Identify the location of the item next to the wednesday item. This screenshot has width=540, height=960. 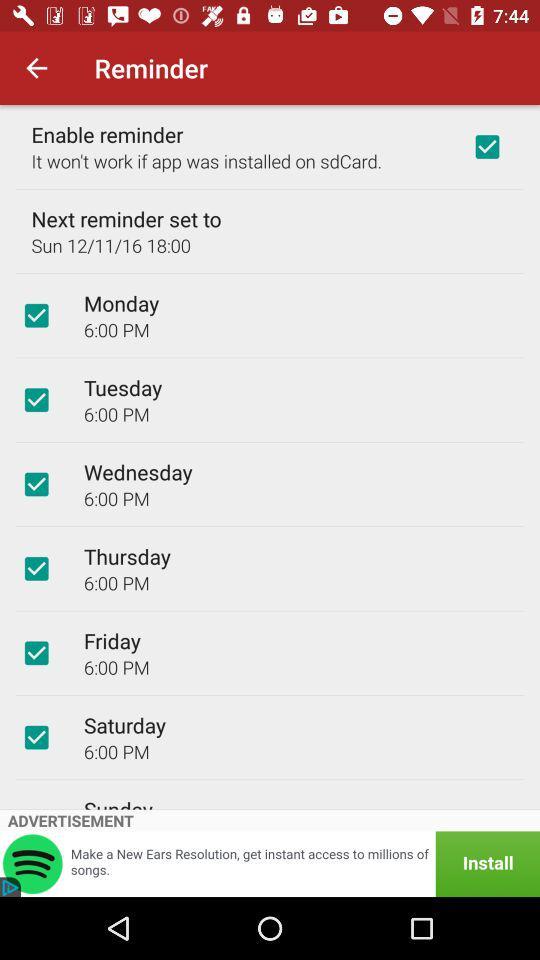
(36, 483).